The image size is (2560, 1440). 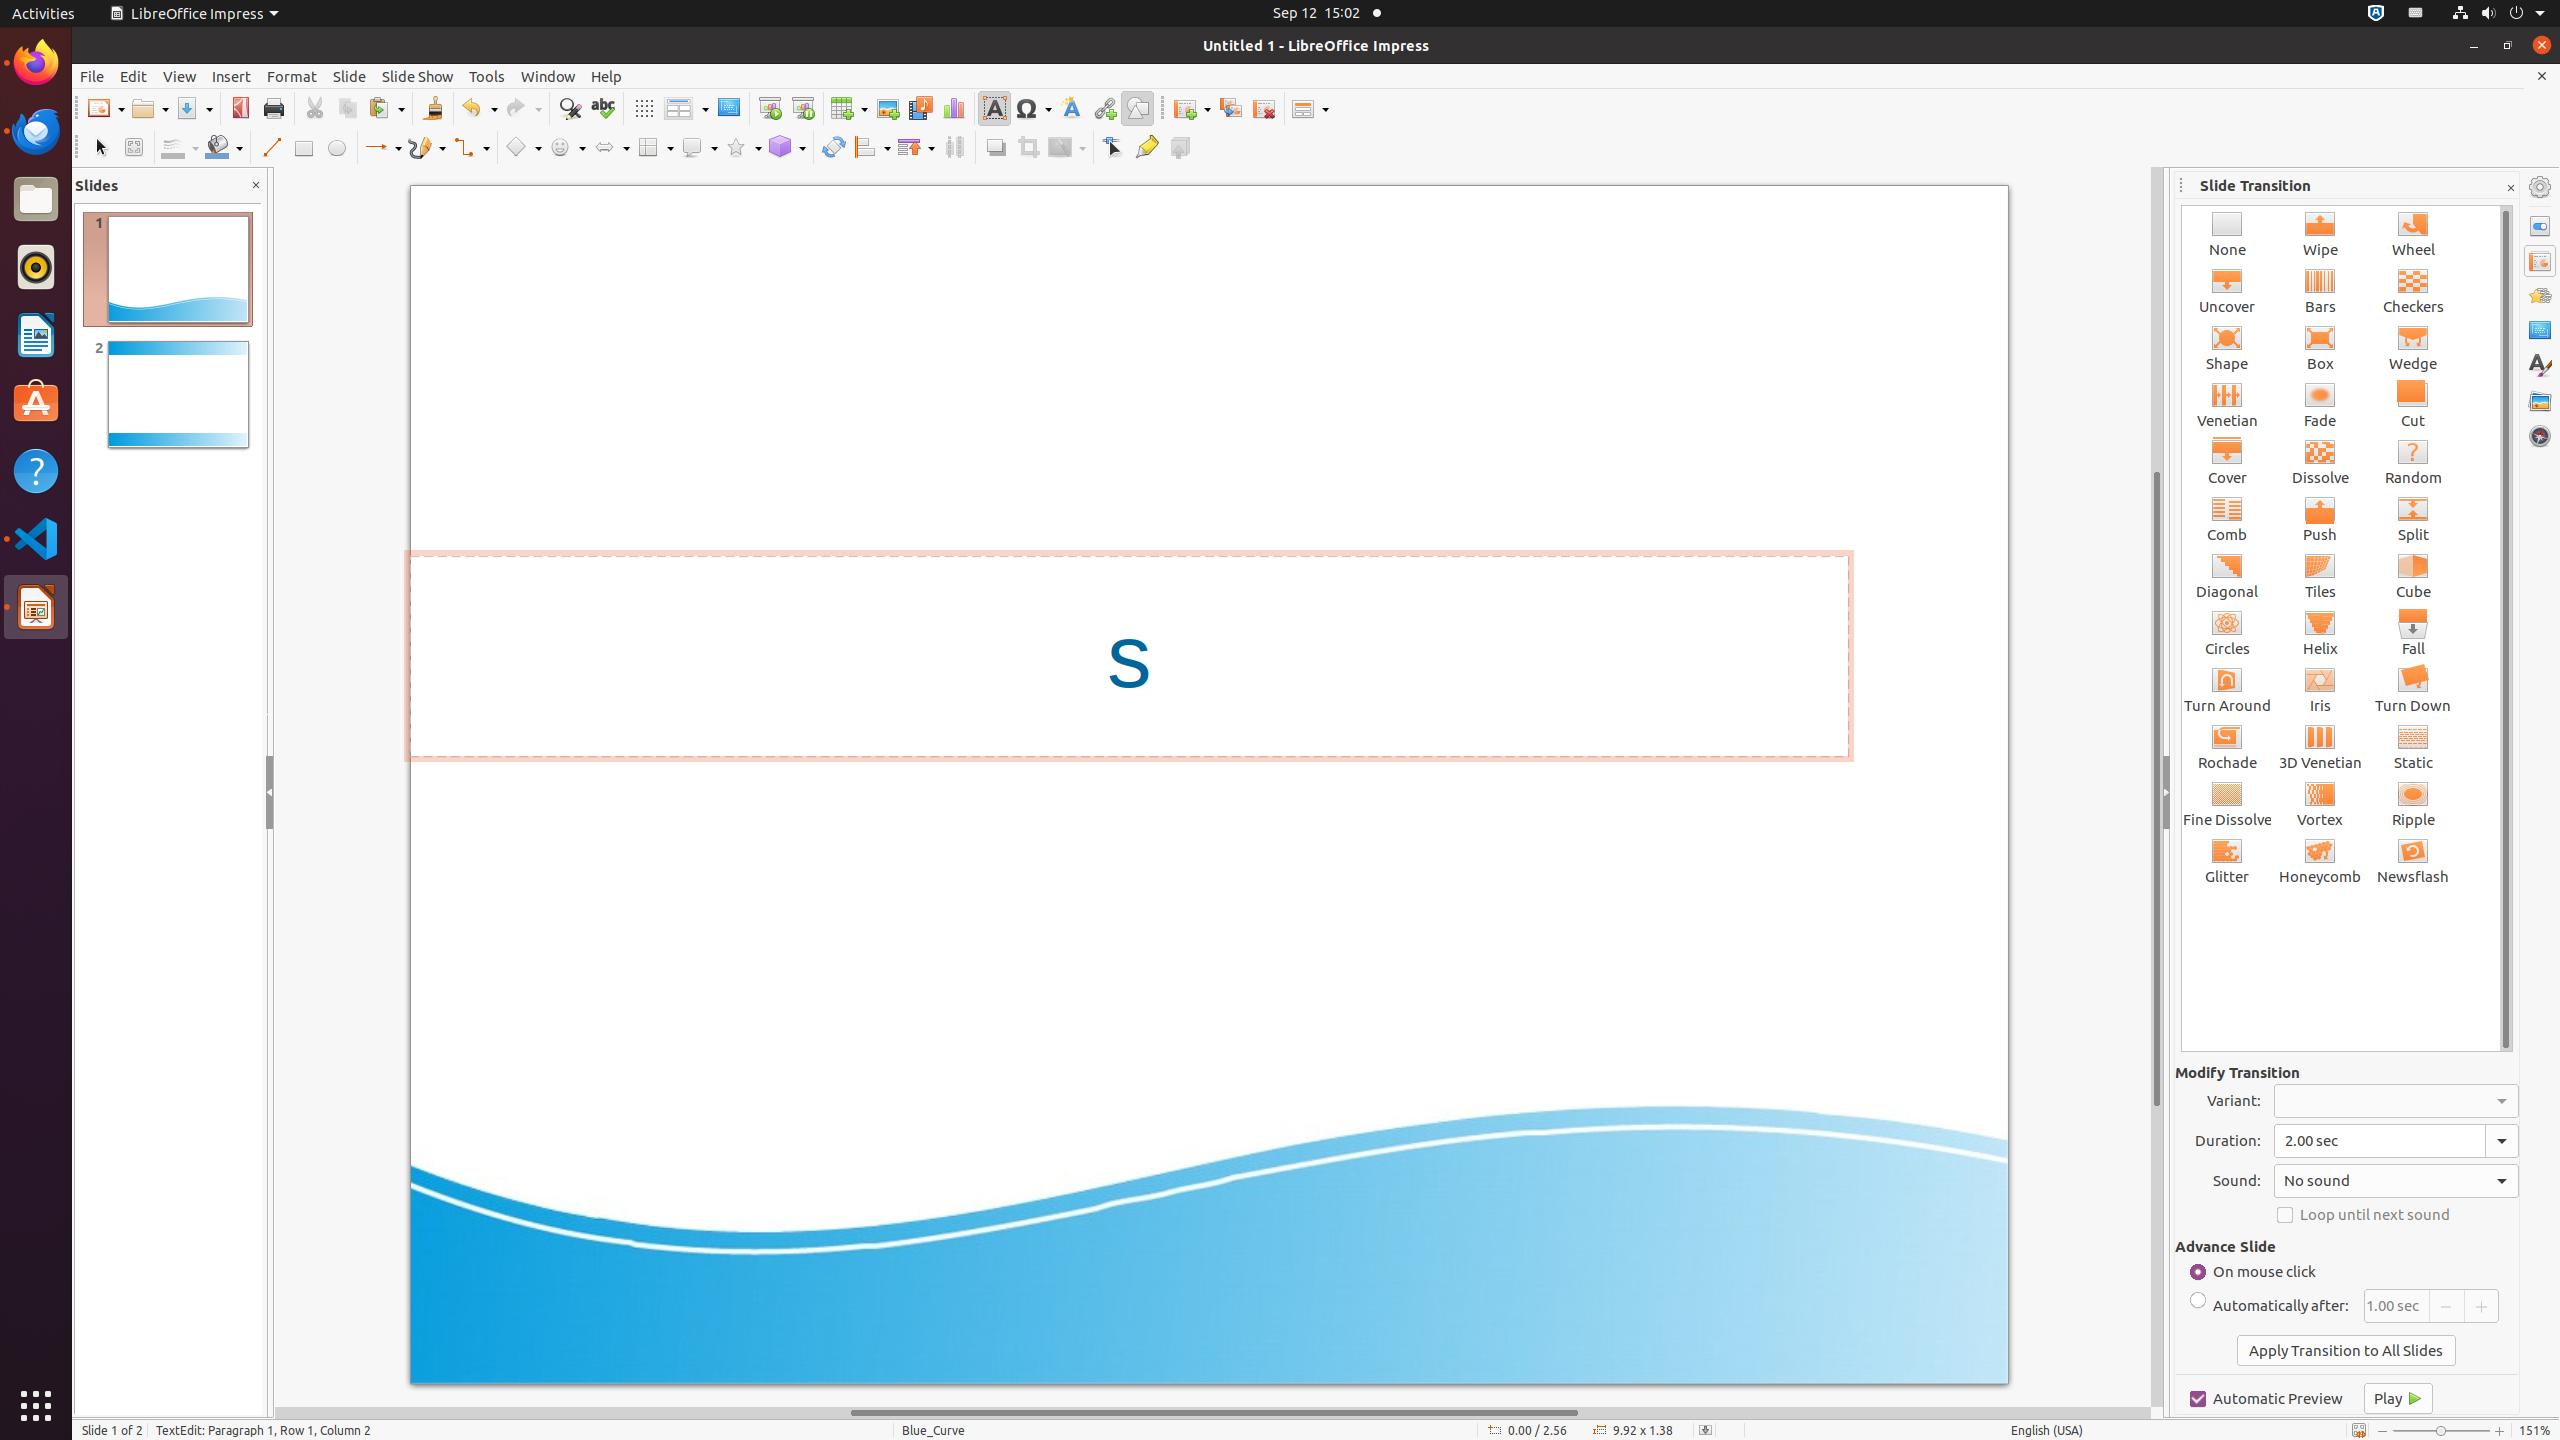 What do you see at coordinates (2396, 1179) in the screenshot?
I see `'Sound:'` at bounding box center [2396, 1179].